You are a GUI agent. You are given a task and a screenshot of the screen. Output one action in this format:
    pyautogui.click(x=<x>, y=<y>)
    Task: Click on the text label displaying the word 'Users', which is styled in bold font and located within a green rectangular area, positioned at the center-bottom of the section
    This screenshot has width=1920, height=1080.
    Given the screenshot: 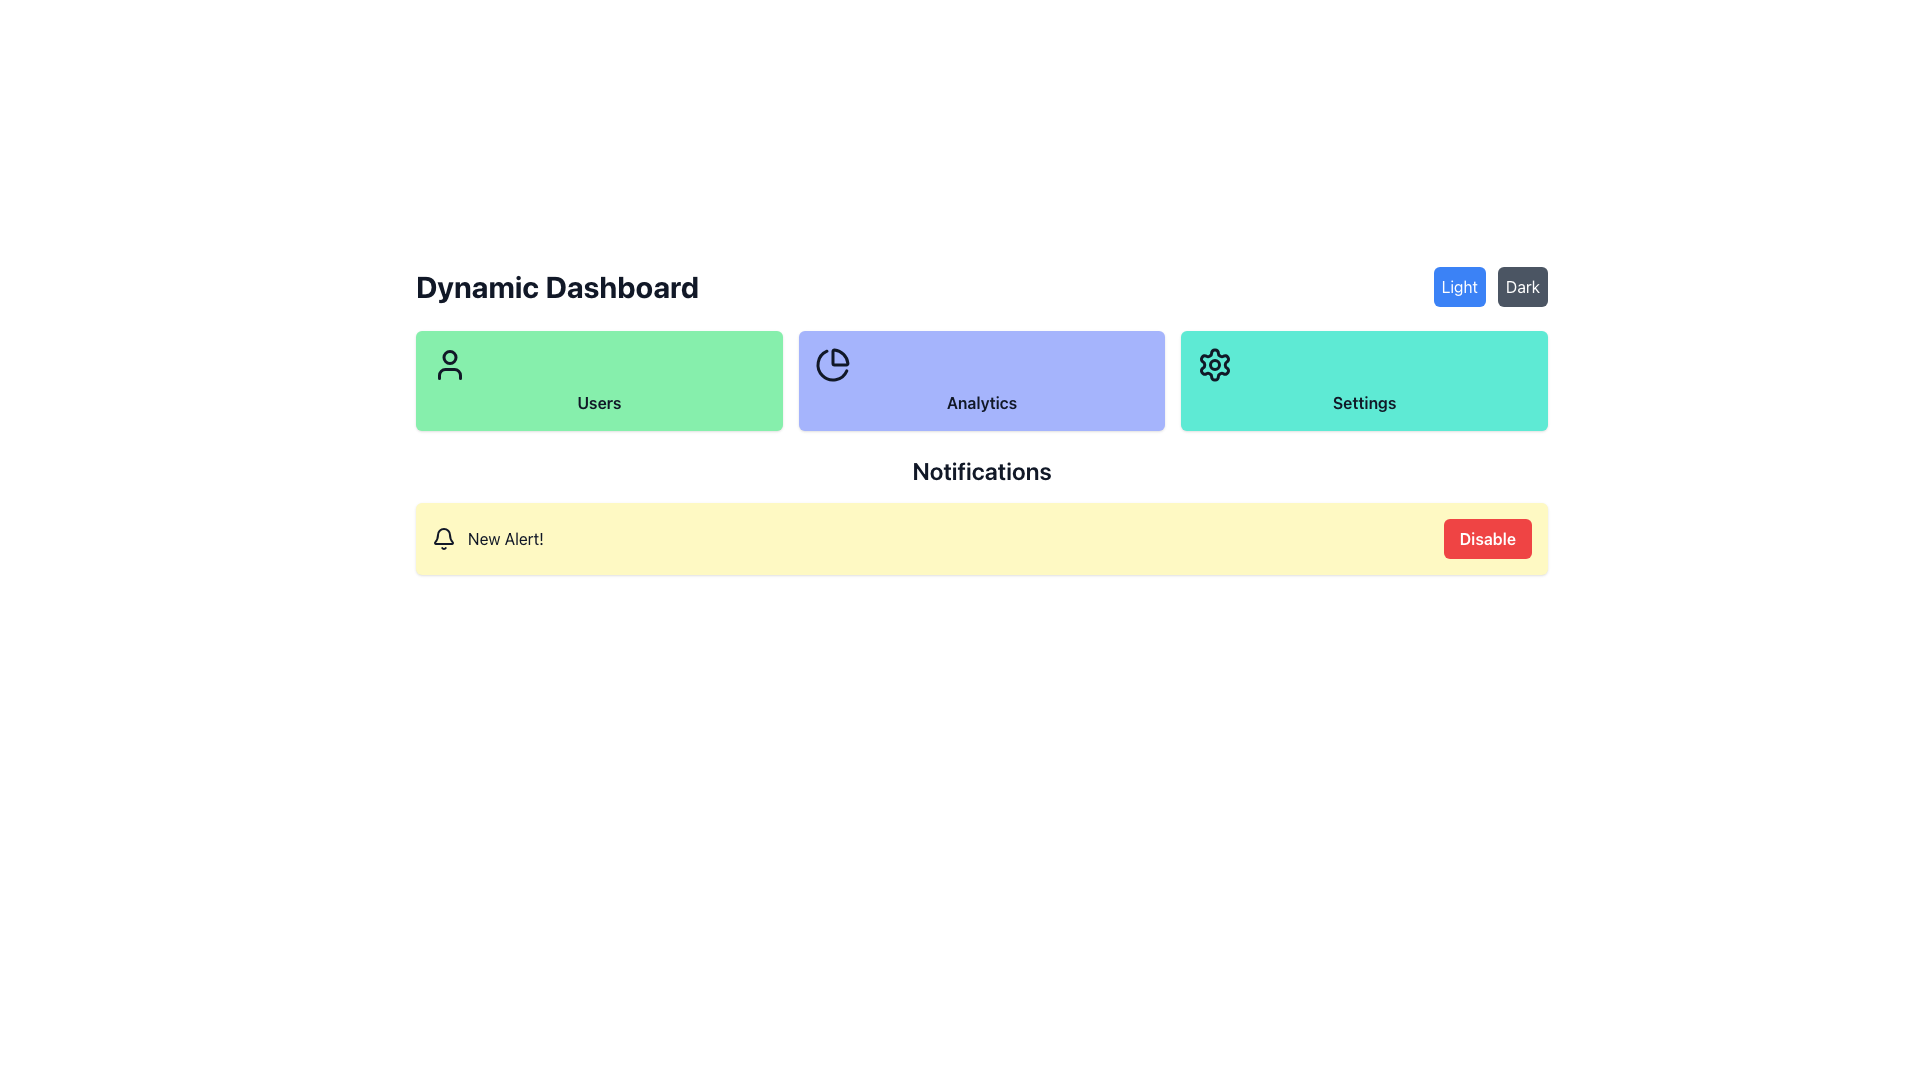 What is the action you would take?
    pyautogui.click(x=598, y=402)
    